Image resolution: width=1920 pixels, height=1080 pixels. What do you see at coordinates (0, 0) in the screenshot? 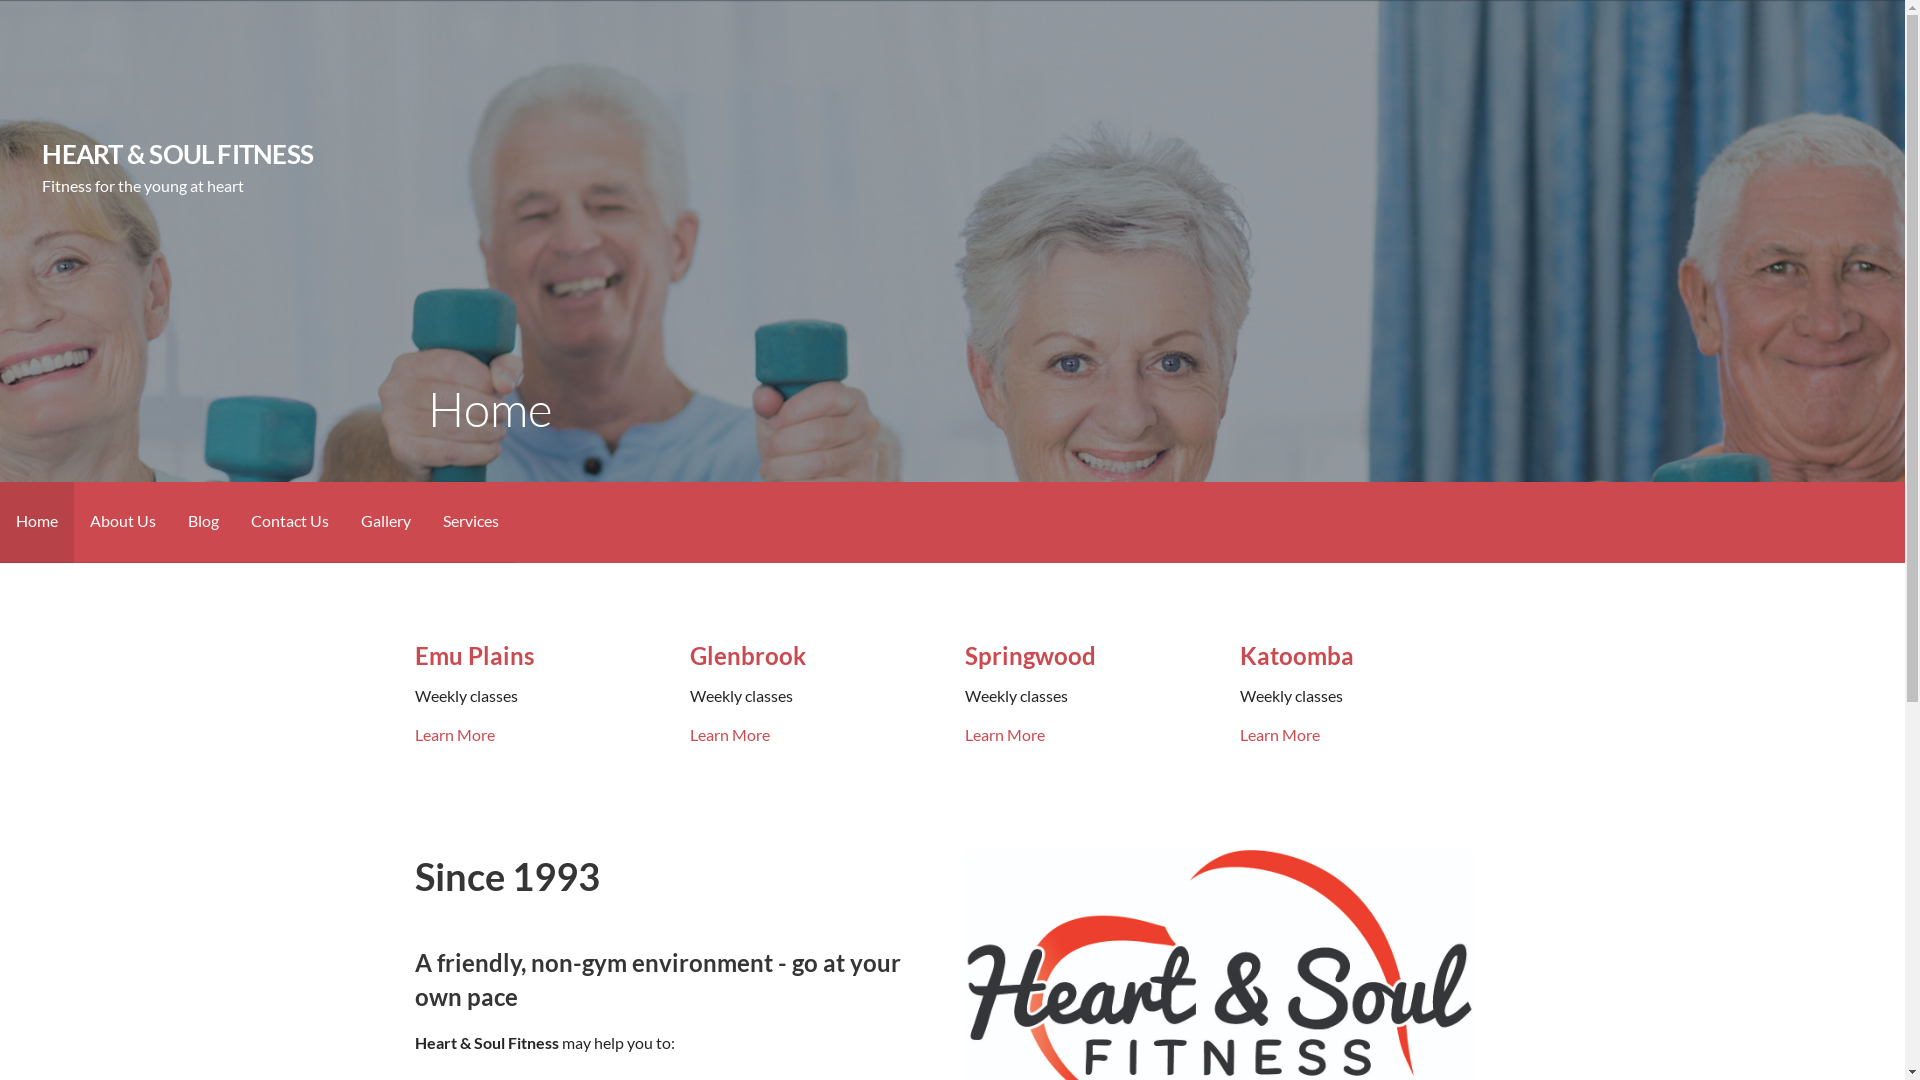
I see `'Skip to content'` at bounding box center [0, 0].